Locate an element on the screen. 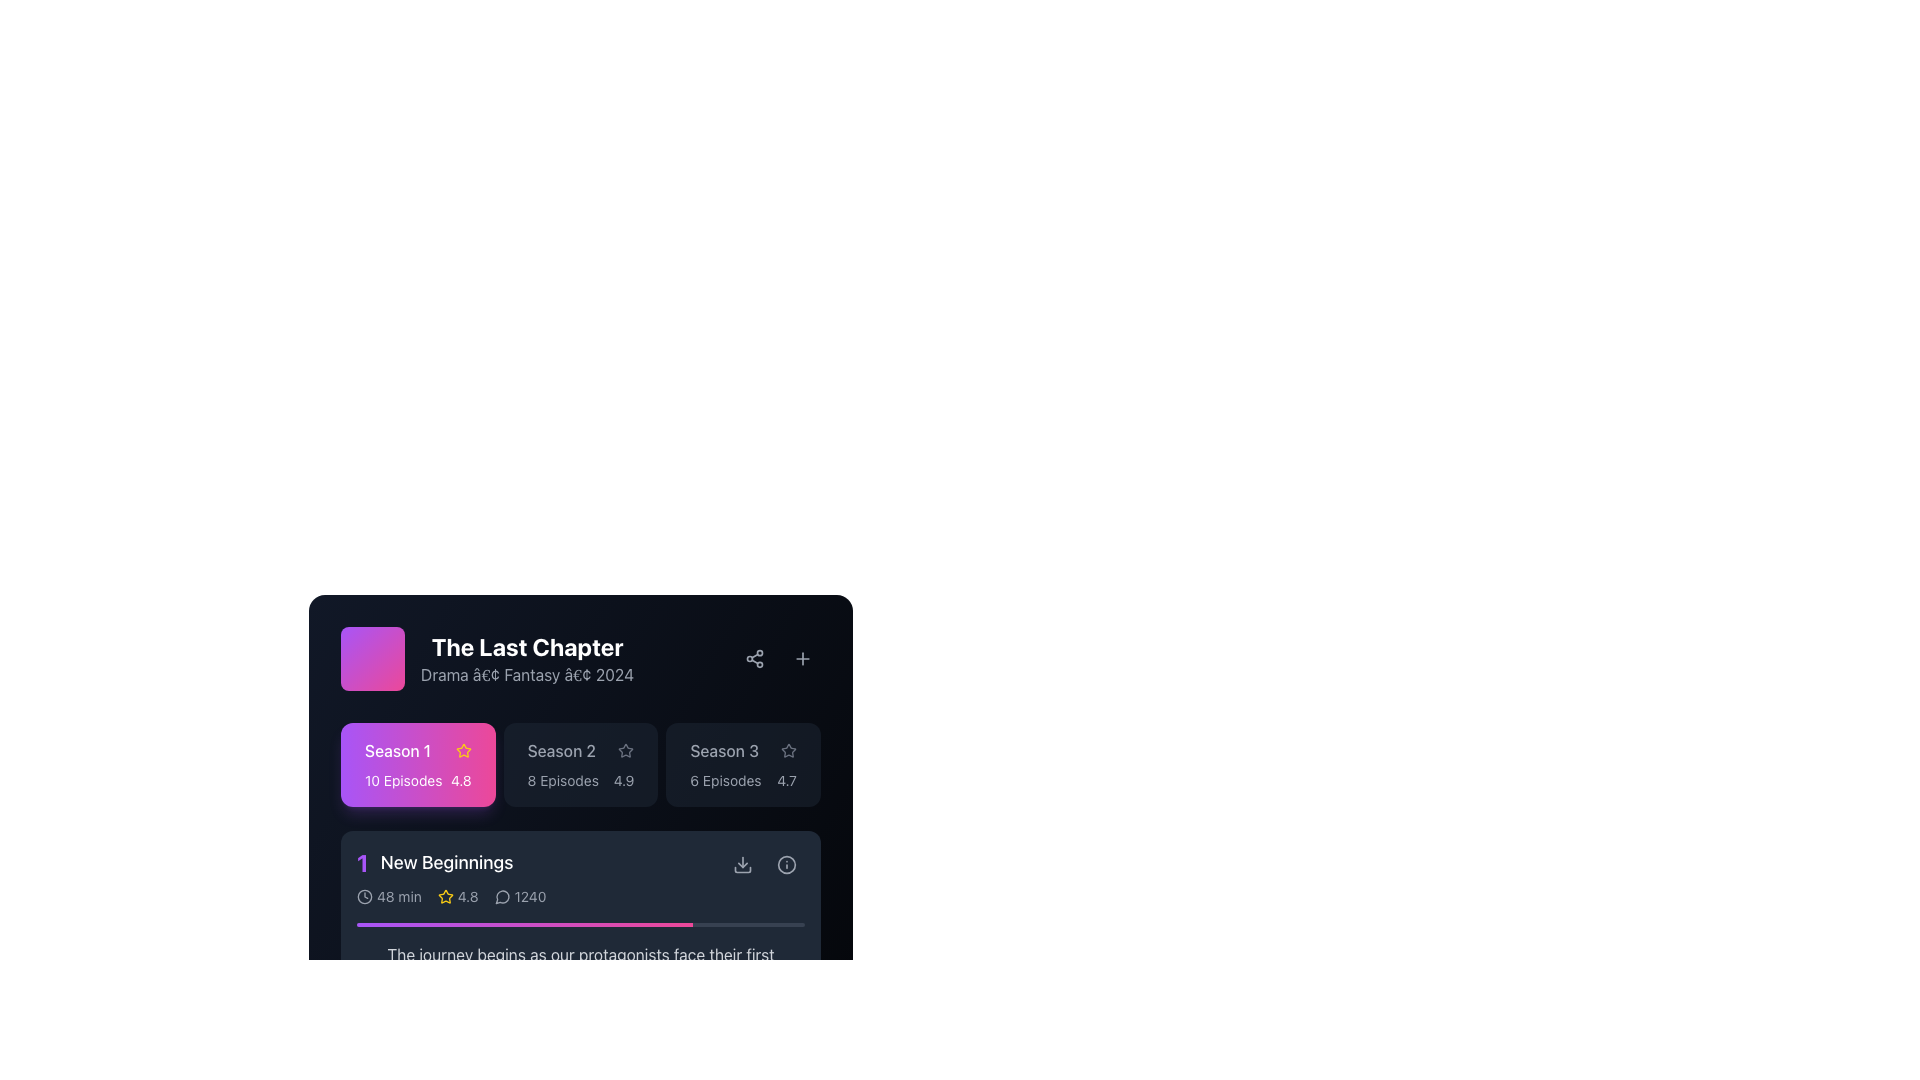 This screenshot has height=1080, width=1920. the Text display element showing '10 Episodes' and '4.8' rating, located in the highlighted section labeled 'Season 1' in the upper left of the season selection area is located at coordinates (417, 779).